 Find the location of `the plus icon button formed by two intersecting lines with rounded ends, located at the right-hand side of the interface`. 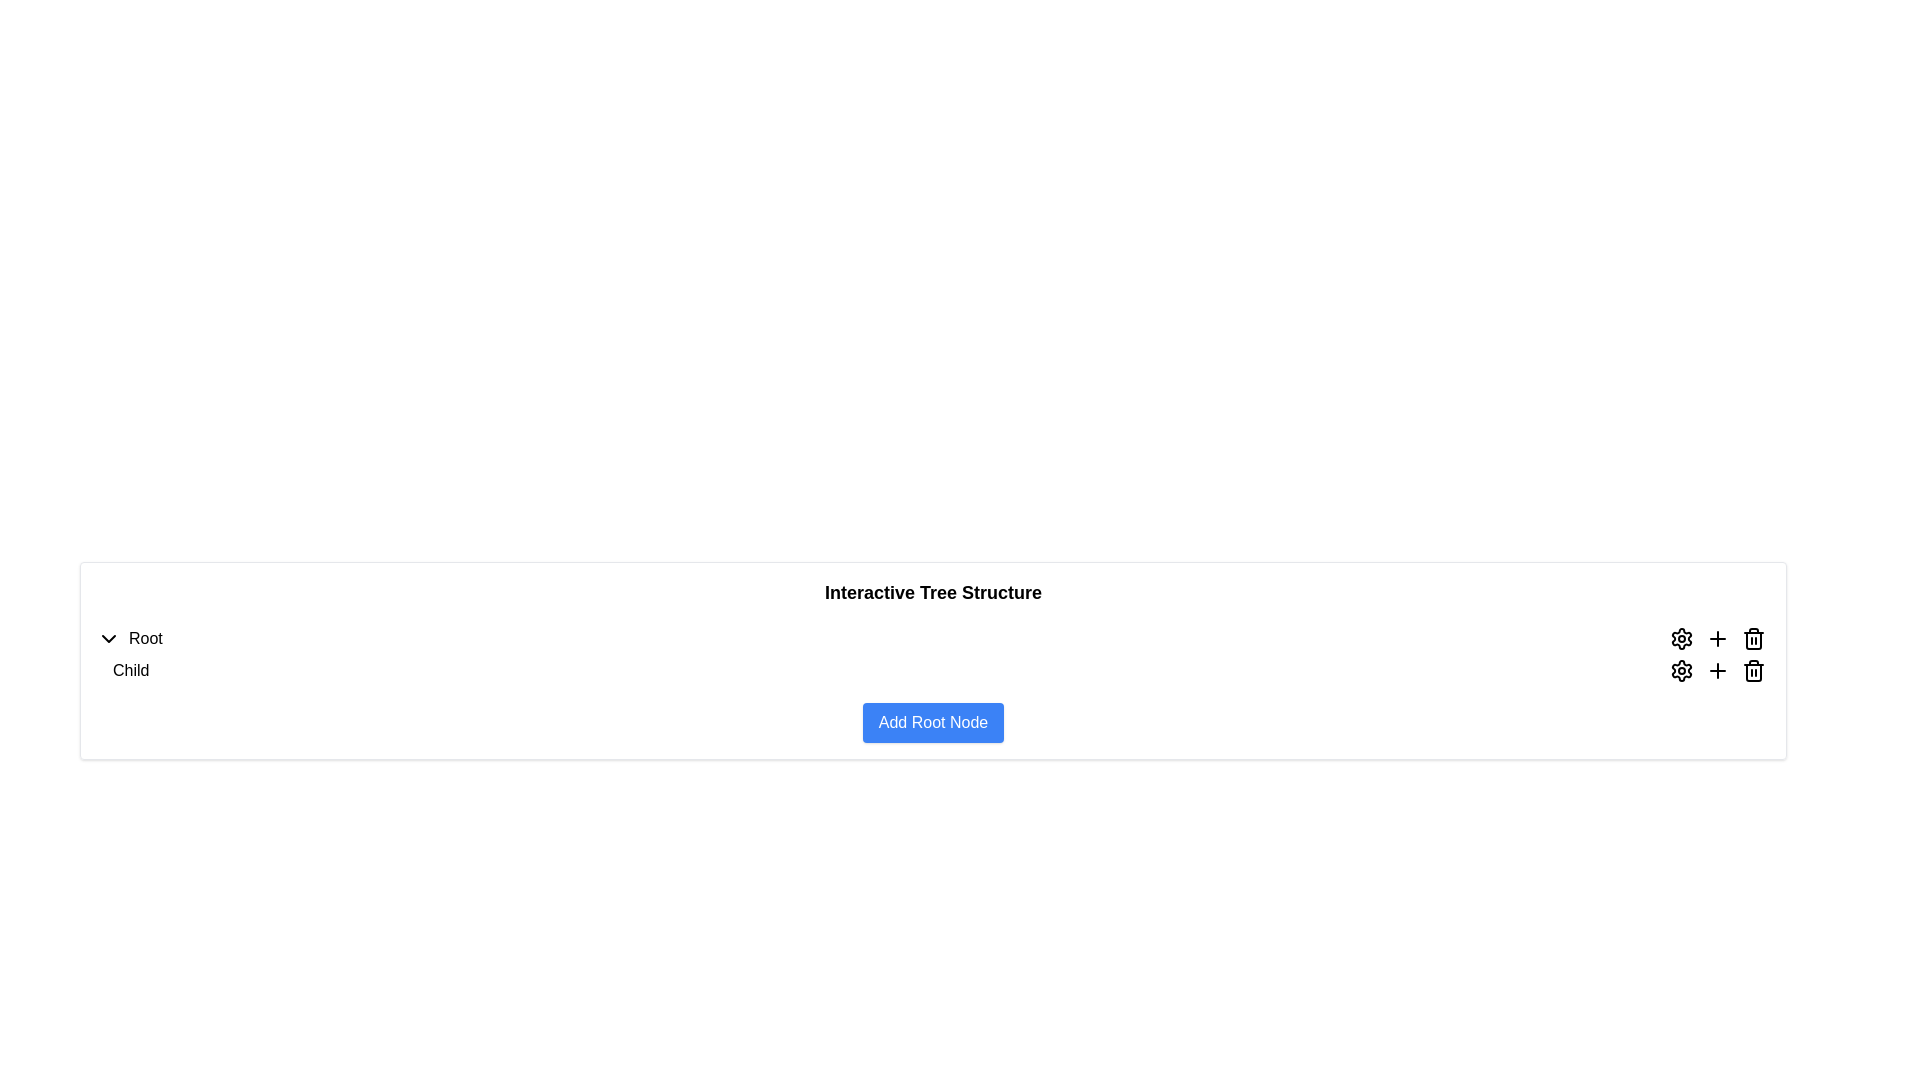

the plus icon button formed by two intersecting lines with rounded ends, located at the right-hand side of the interface is located at coordinates (1717, 639).